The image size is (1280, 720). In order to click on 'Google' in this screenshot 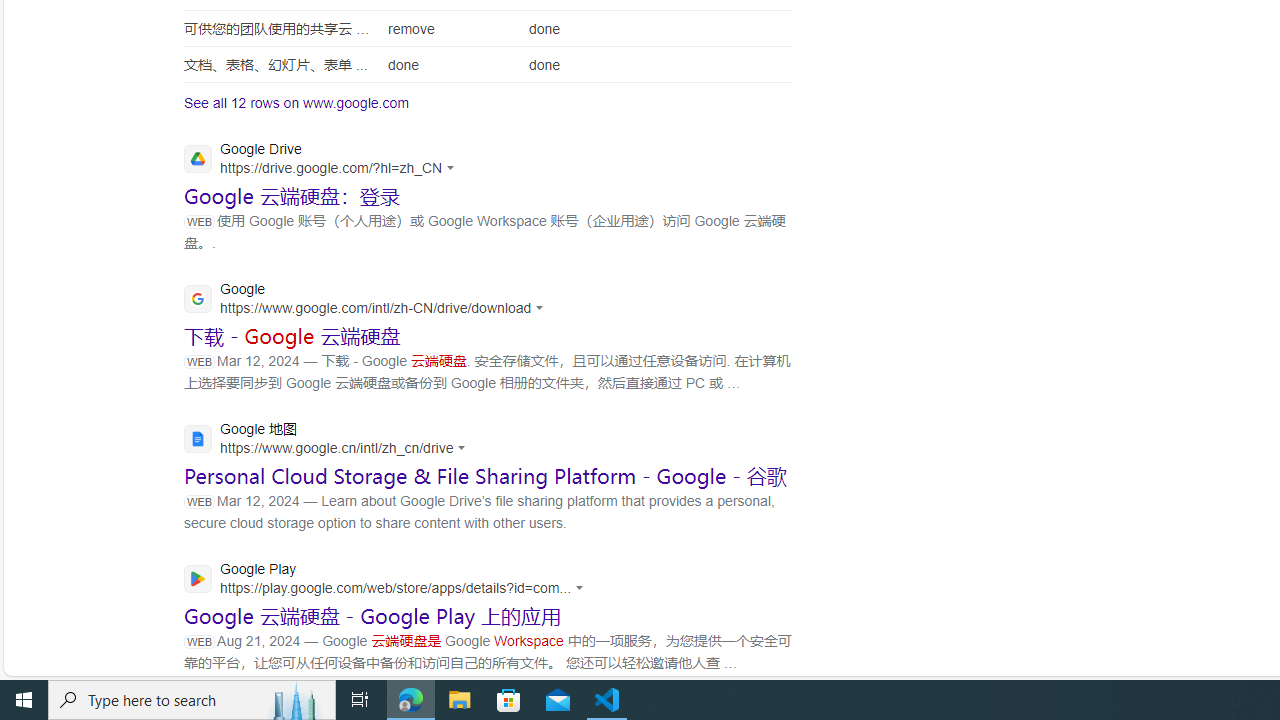, I will do `click(369, 300)`.